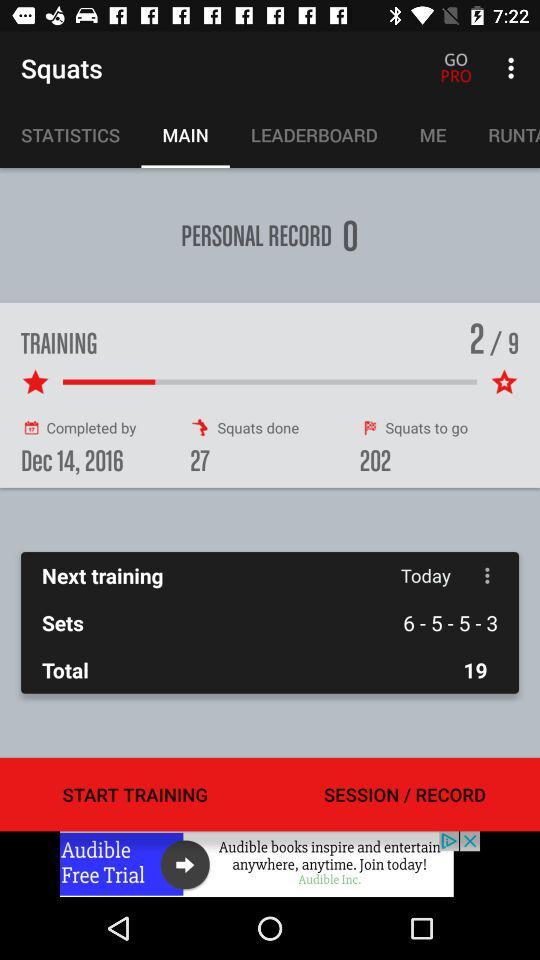 This screenshot has width=540, height=960. I want to click on important to know, so click(270, 863).